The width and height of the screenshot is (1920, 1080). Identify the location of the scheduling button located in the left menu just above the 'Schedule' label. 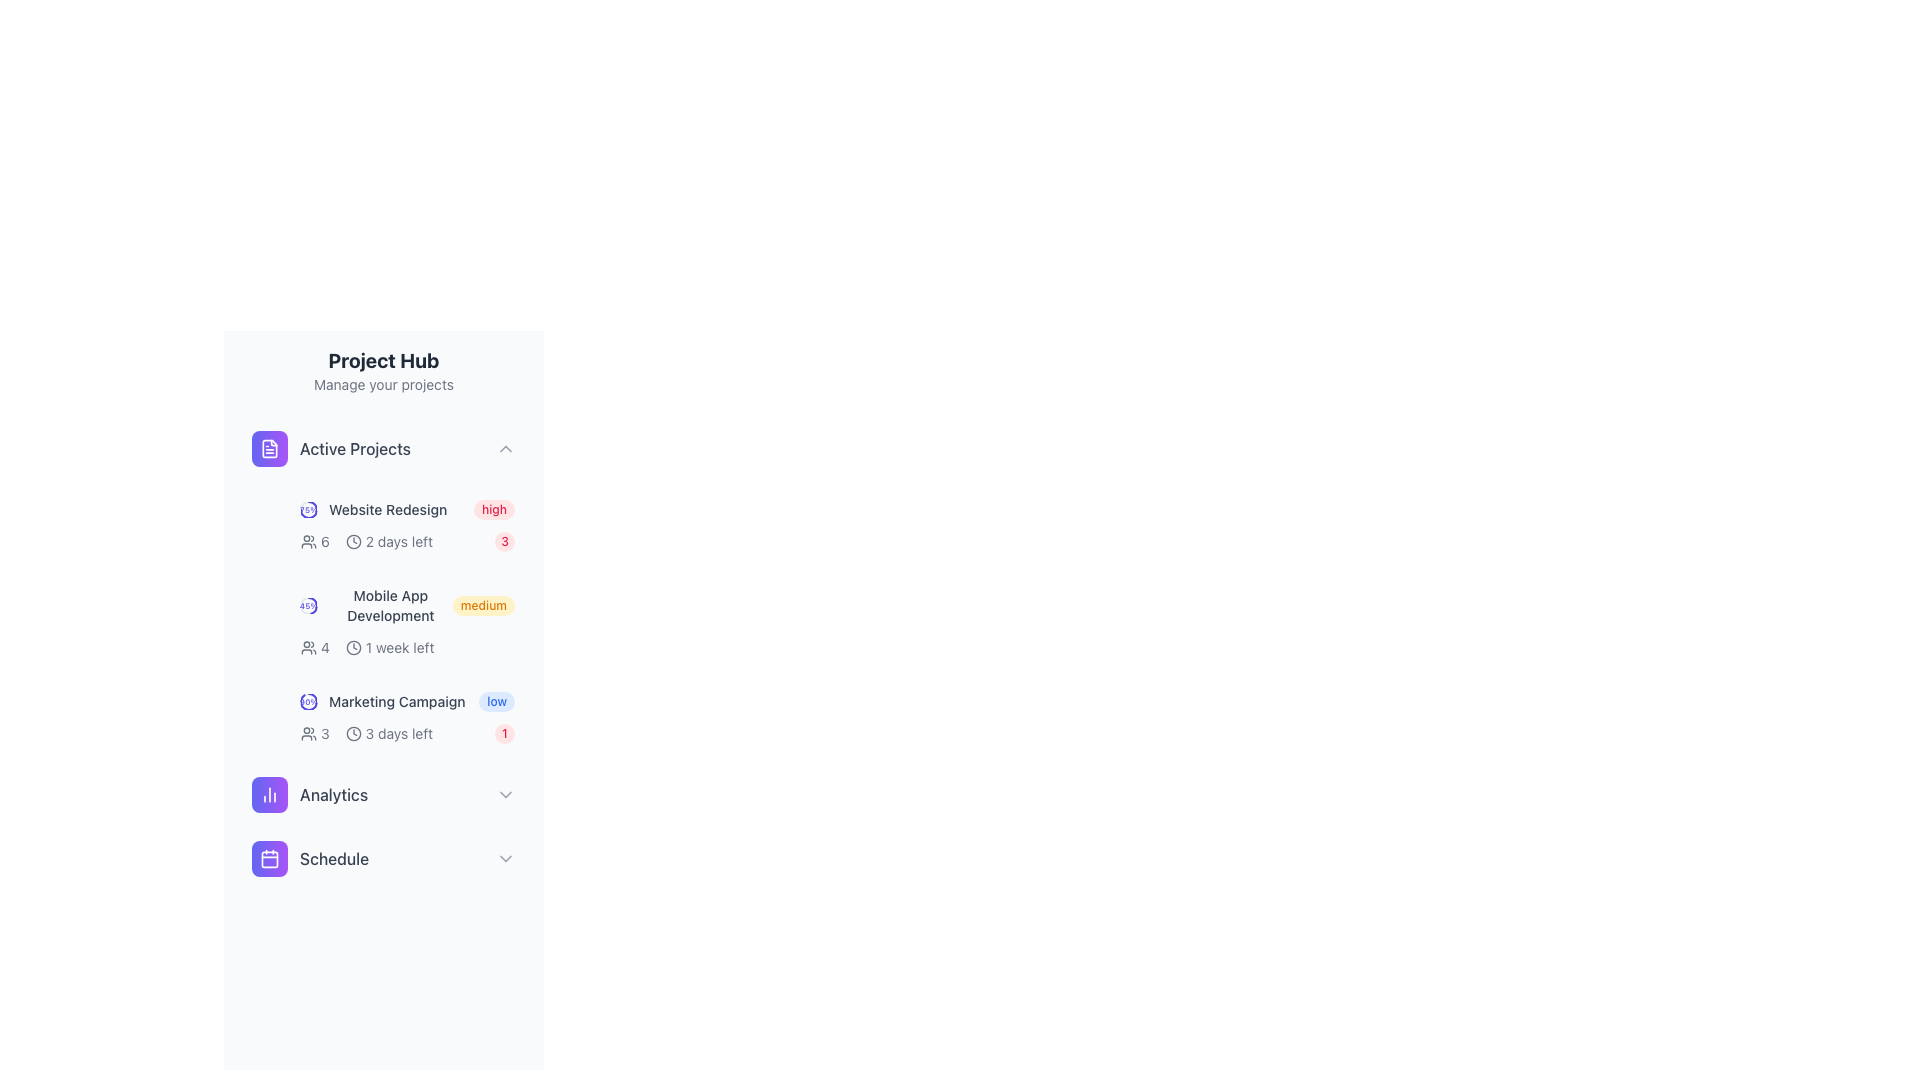
(268, 858).